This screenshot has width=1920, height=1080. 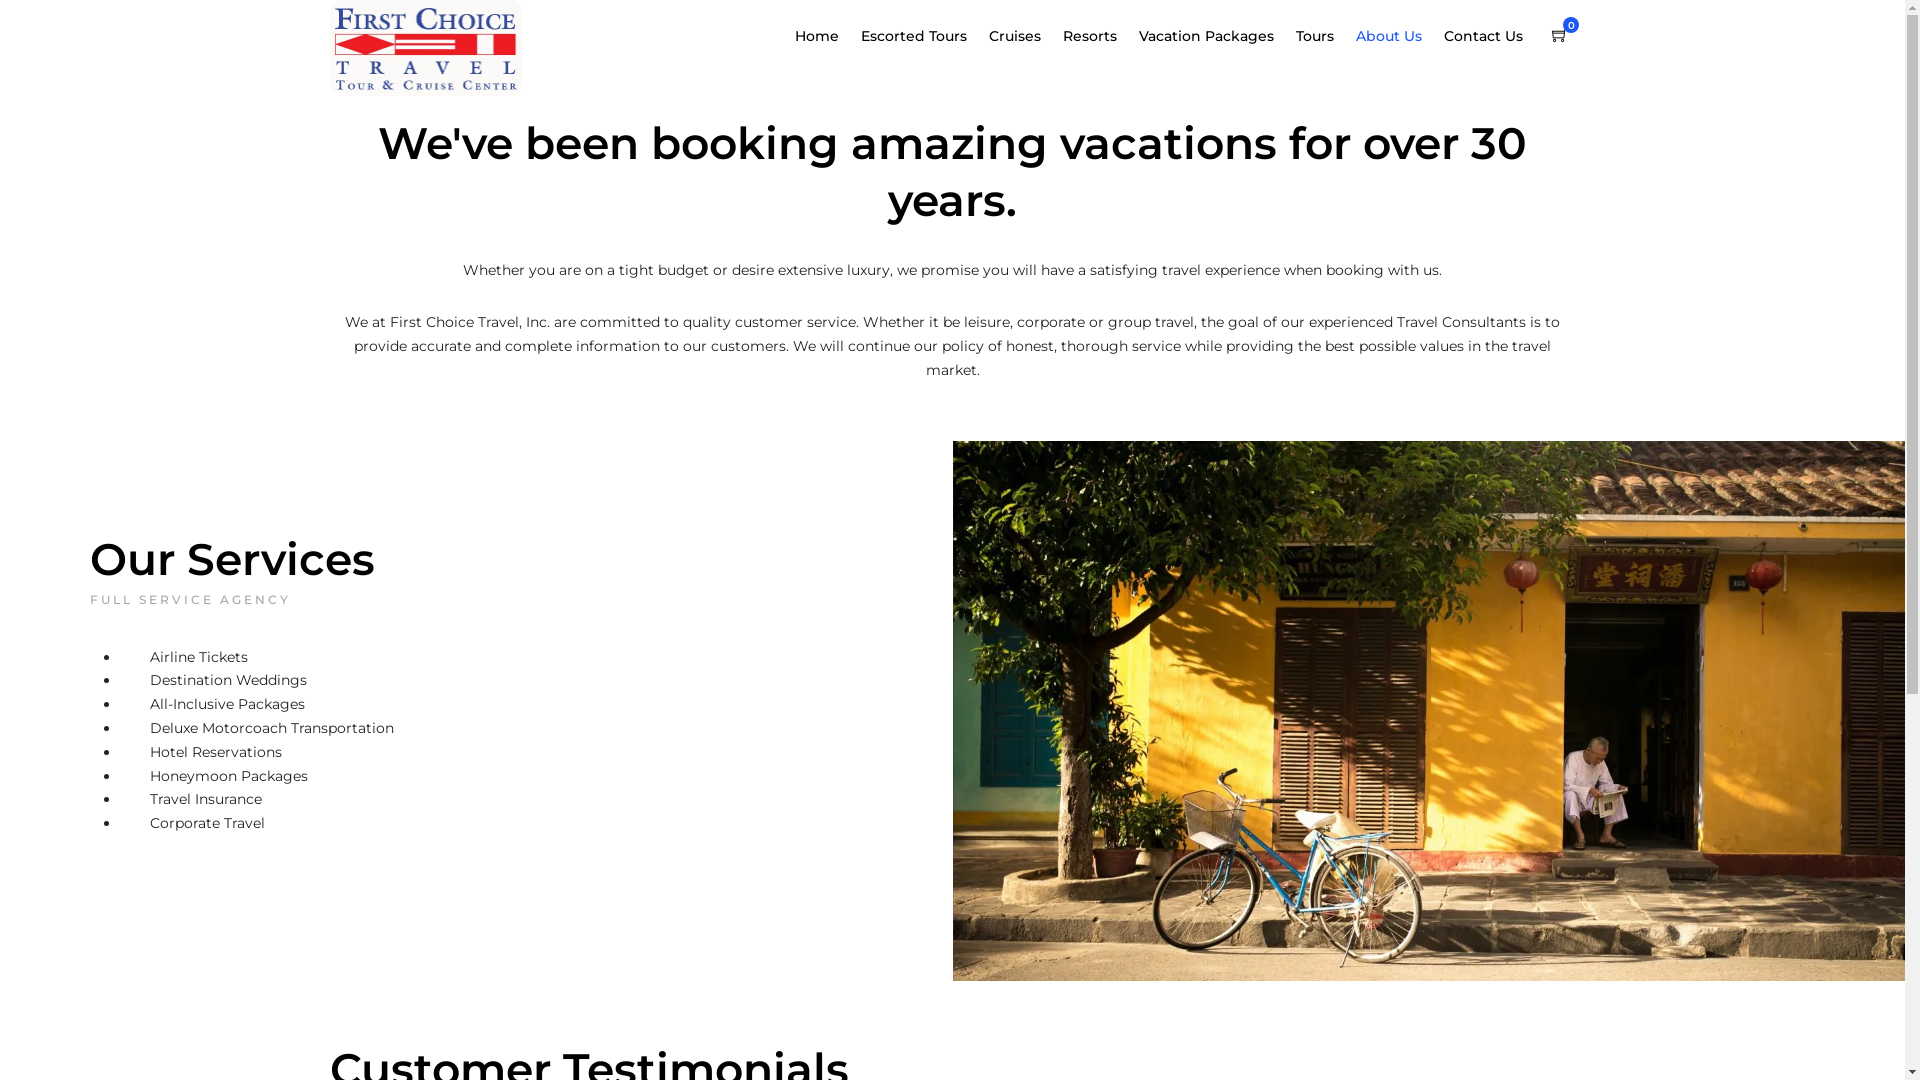 I want to click on 'View Cart', so click(x=1559, y=35).